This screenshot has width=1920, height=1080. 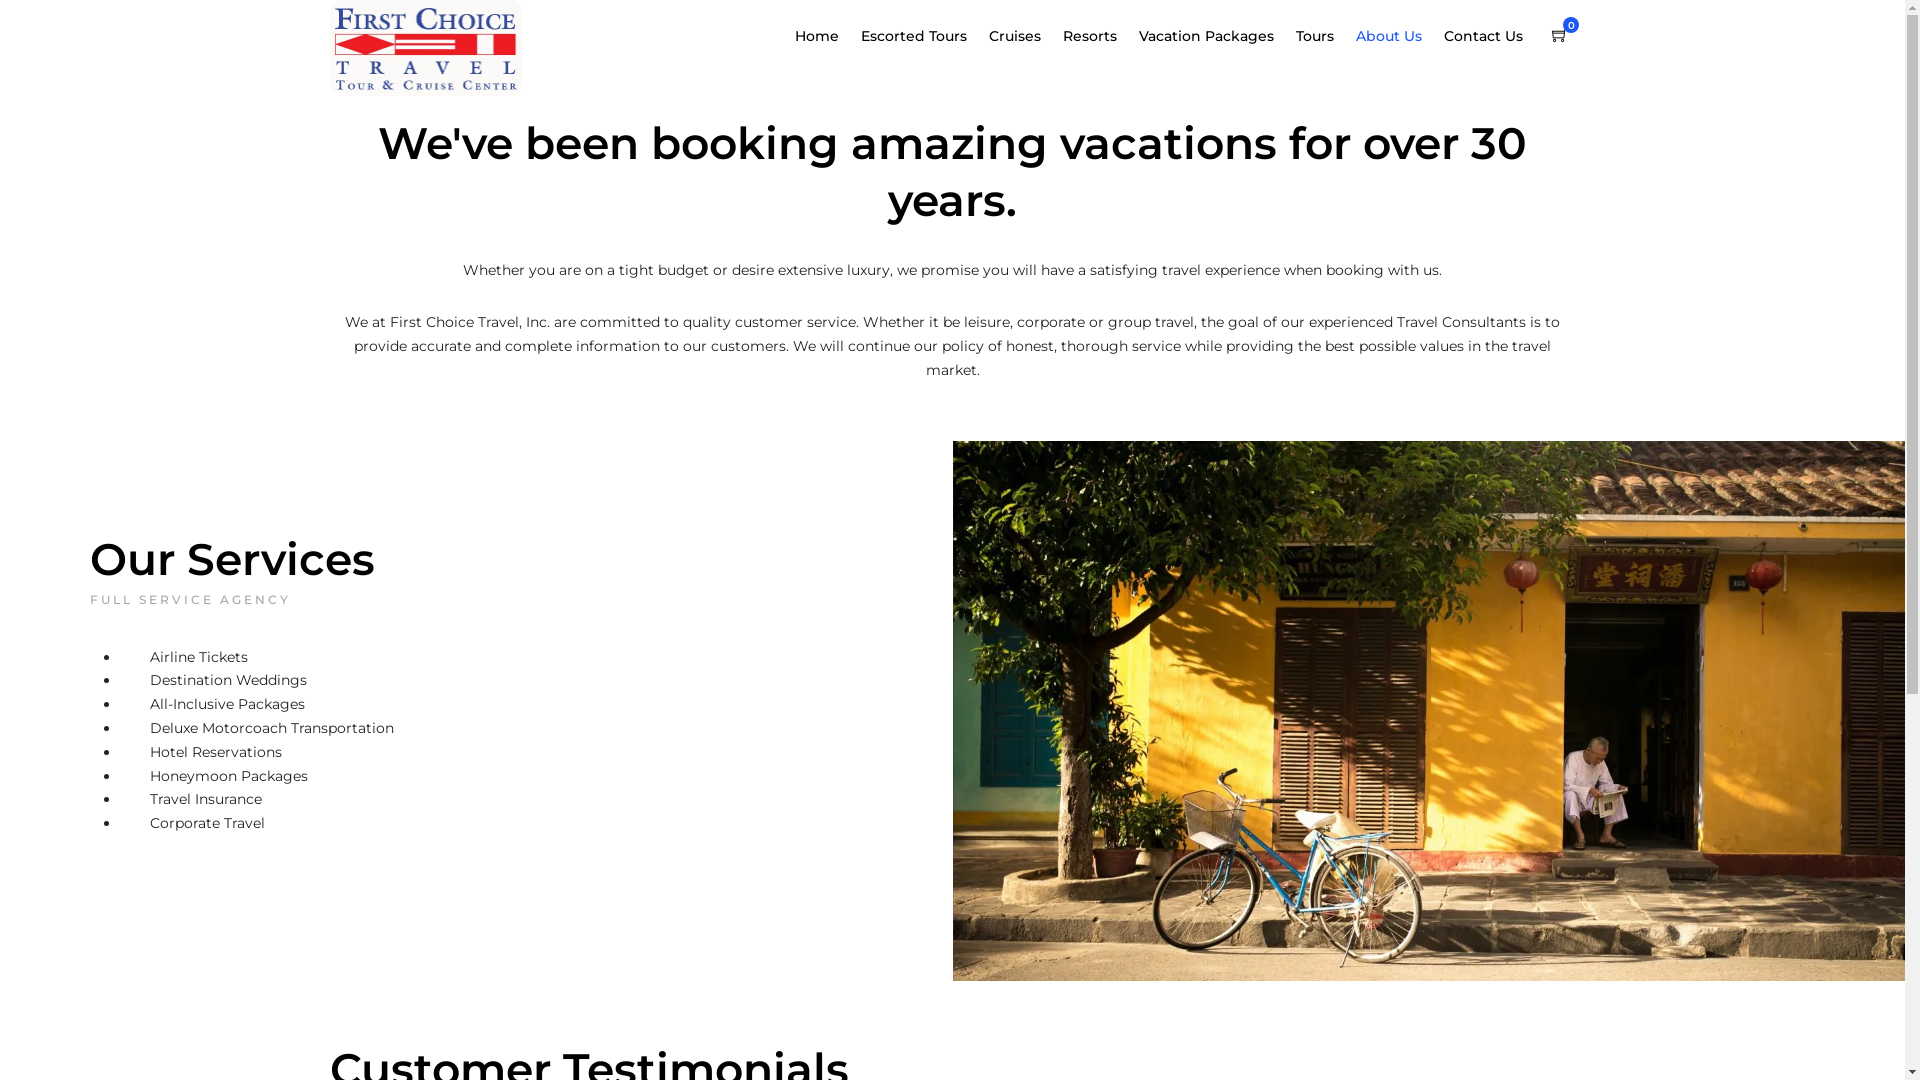 I want to click on 'View Cart', so click(x=1559, y=35).